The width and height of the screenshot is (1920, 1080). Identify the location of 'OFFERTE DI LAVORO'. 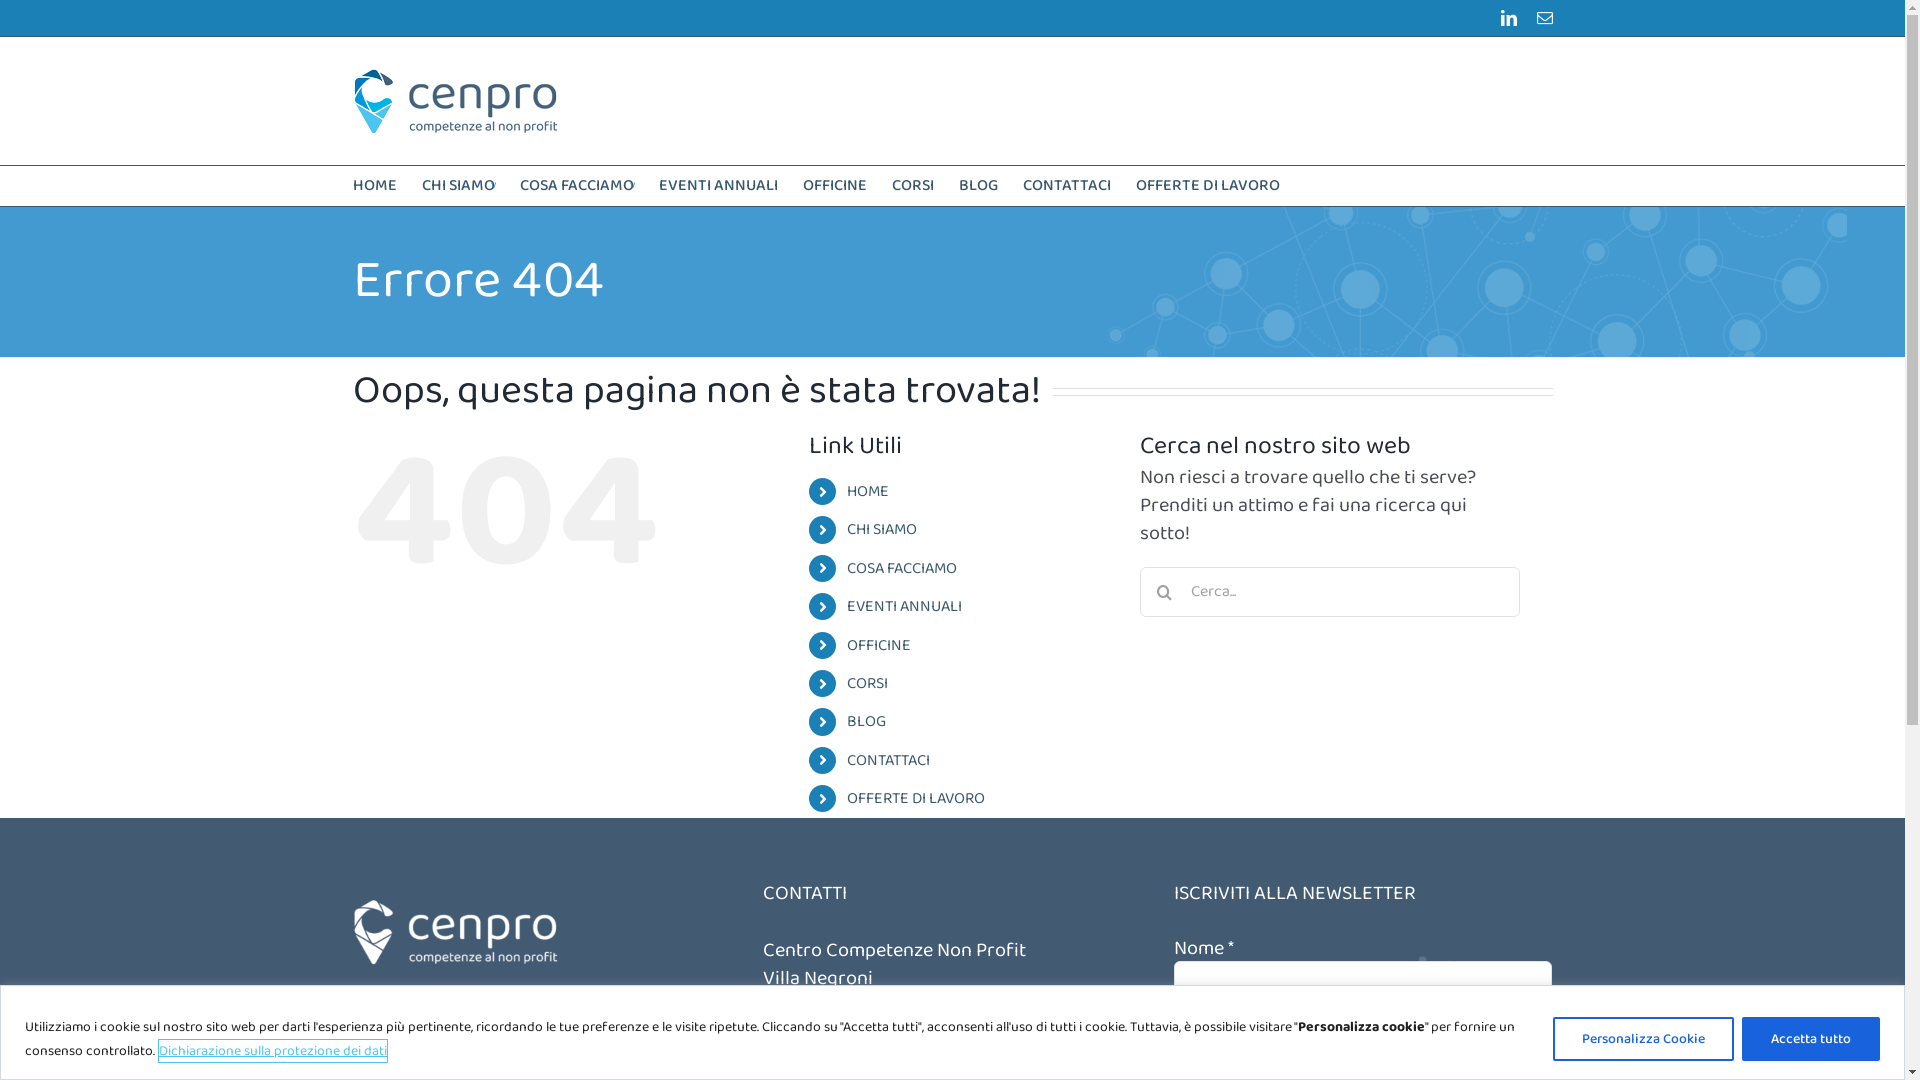
(915, 797).